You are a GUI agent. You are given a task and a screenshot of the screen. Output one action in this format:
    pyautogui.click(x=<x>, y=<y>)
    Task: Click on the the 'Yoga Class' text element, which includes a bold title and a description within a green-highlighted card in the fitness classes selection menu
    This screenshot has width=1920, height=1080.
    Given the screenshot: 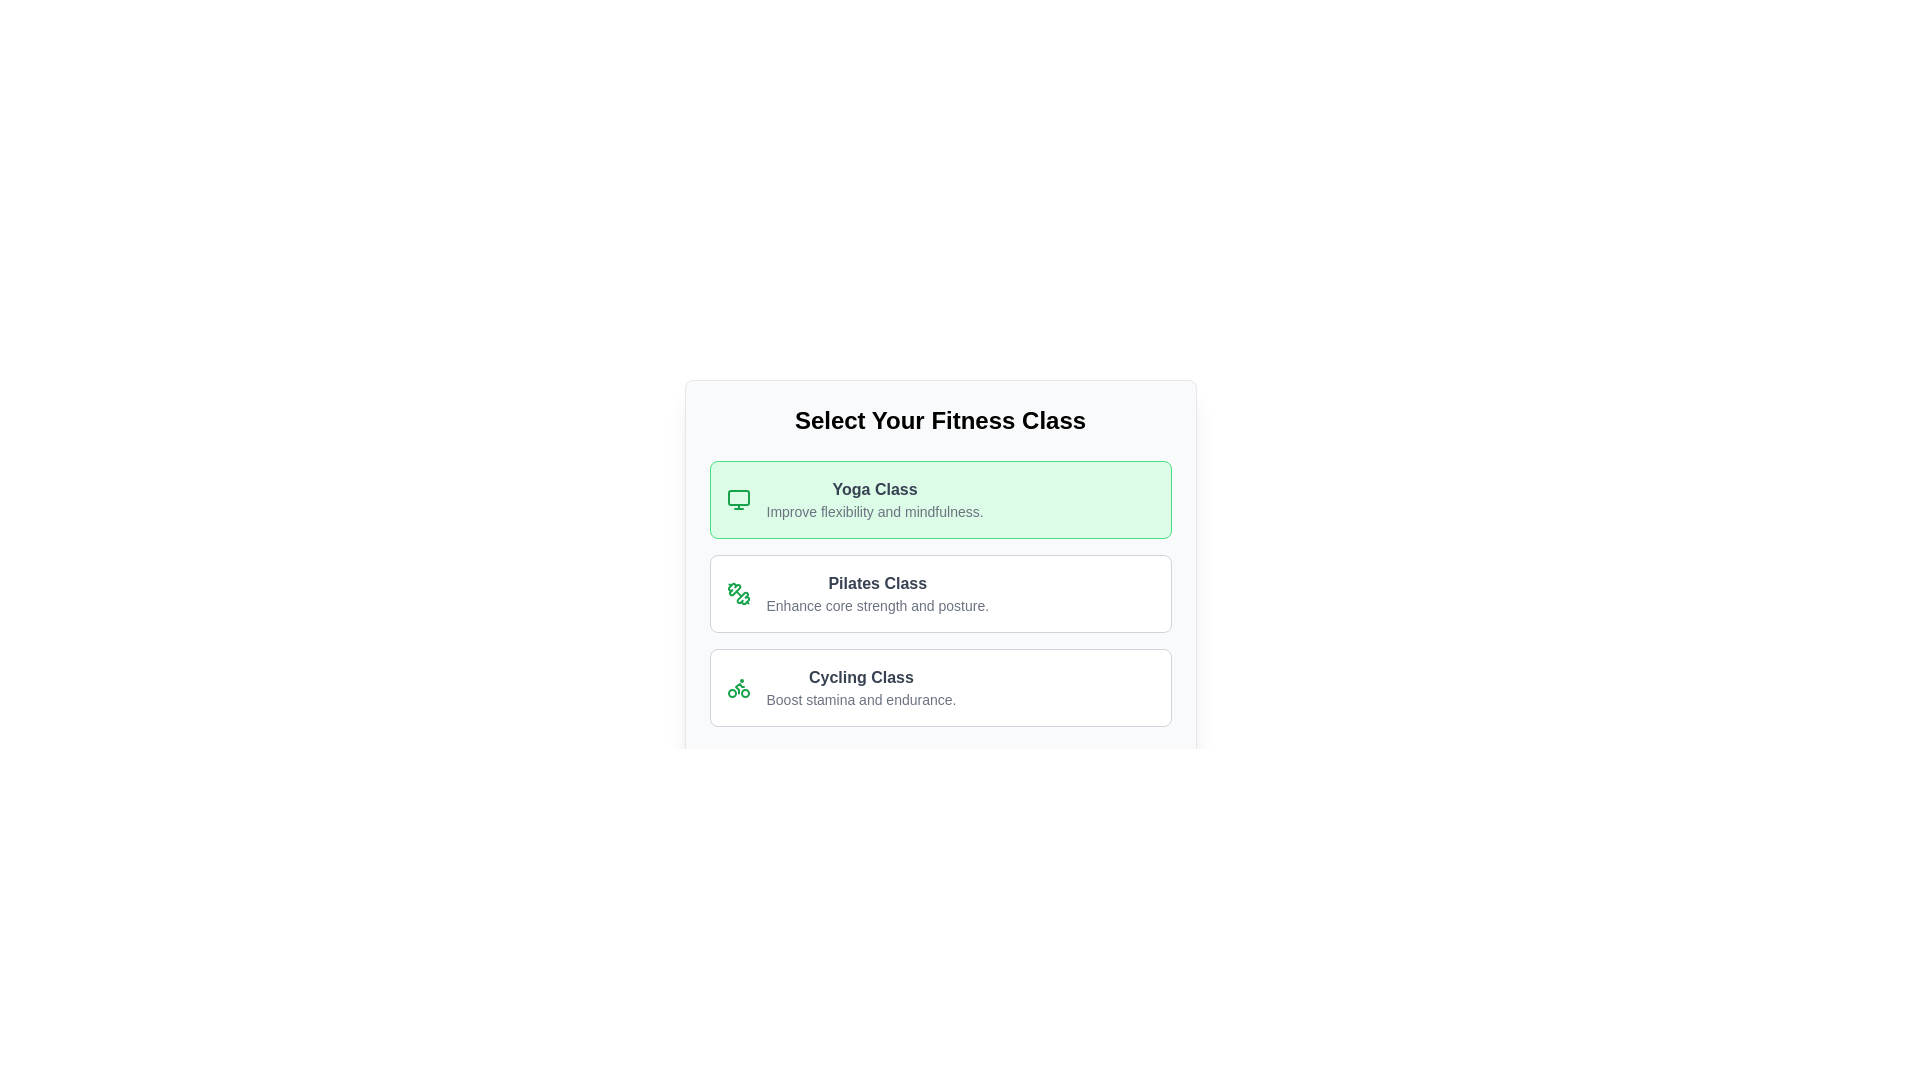 What is the action you would take?
    pyautogui.click(x=875, y=499)
    